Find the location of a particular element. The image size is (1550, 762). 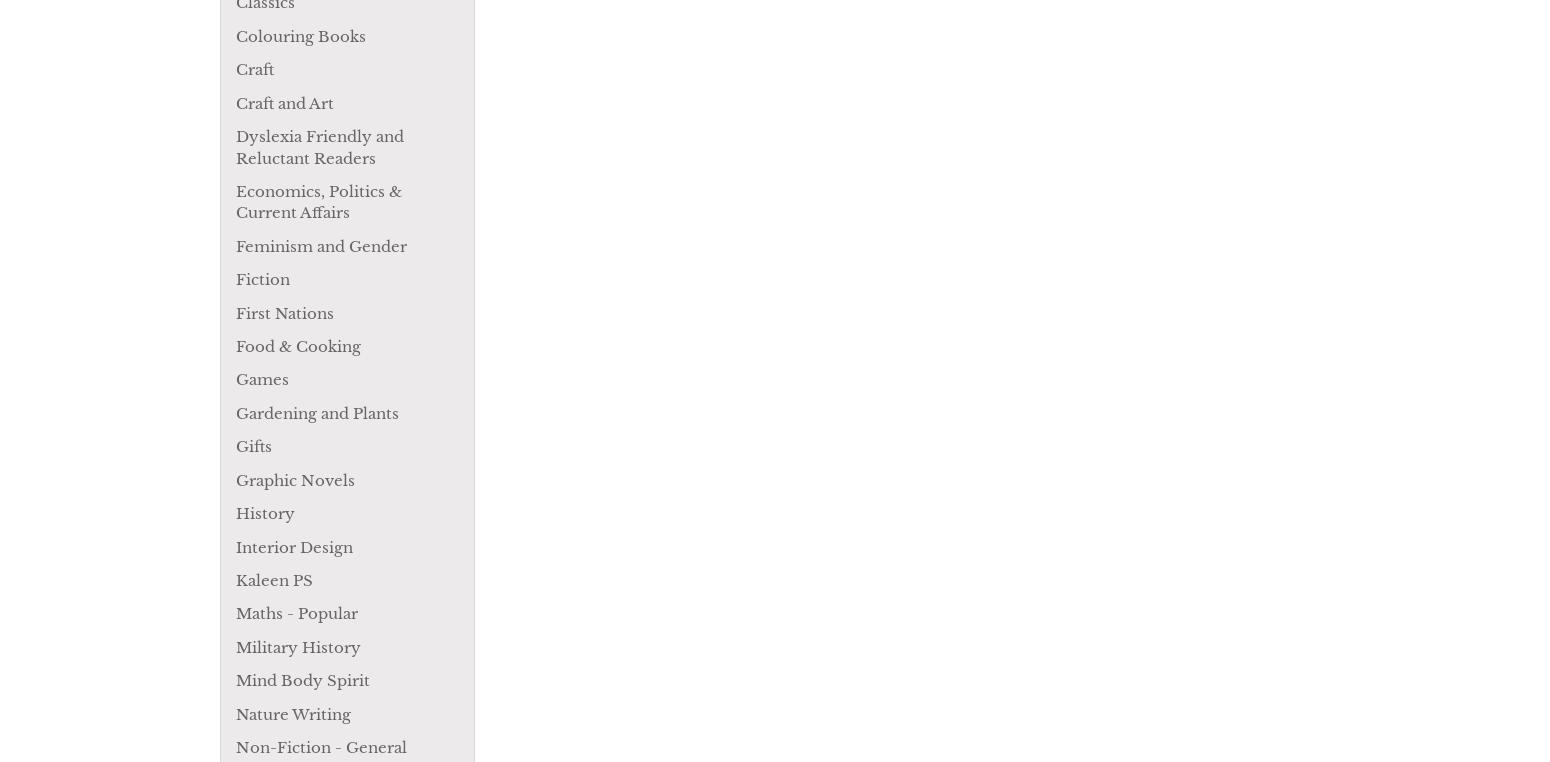

'Feminism and Gender' is located at coordinates (320, 245).